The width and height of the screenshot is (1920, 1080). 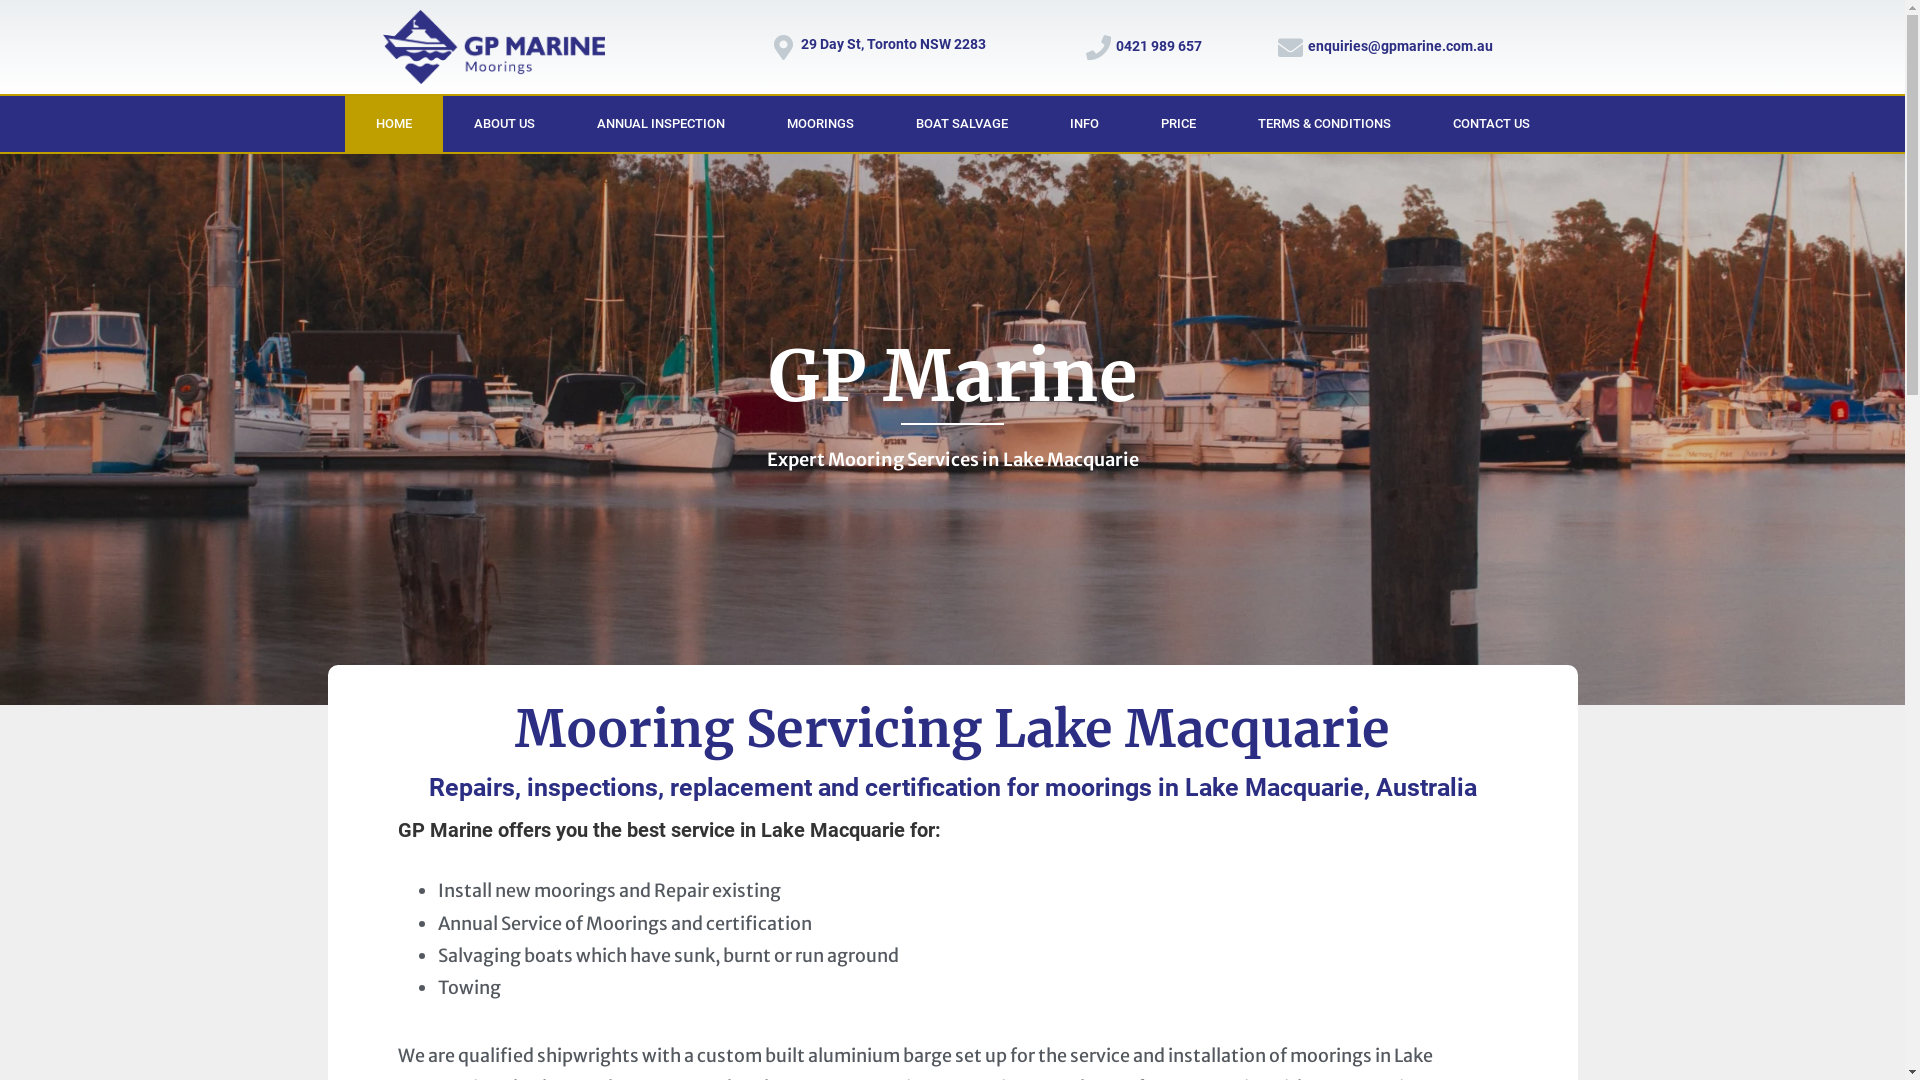 What do you see at coordinates (1115, 45) in the screenshot?
I see `'0421 989 657'` at bounding box center [1115, 45].